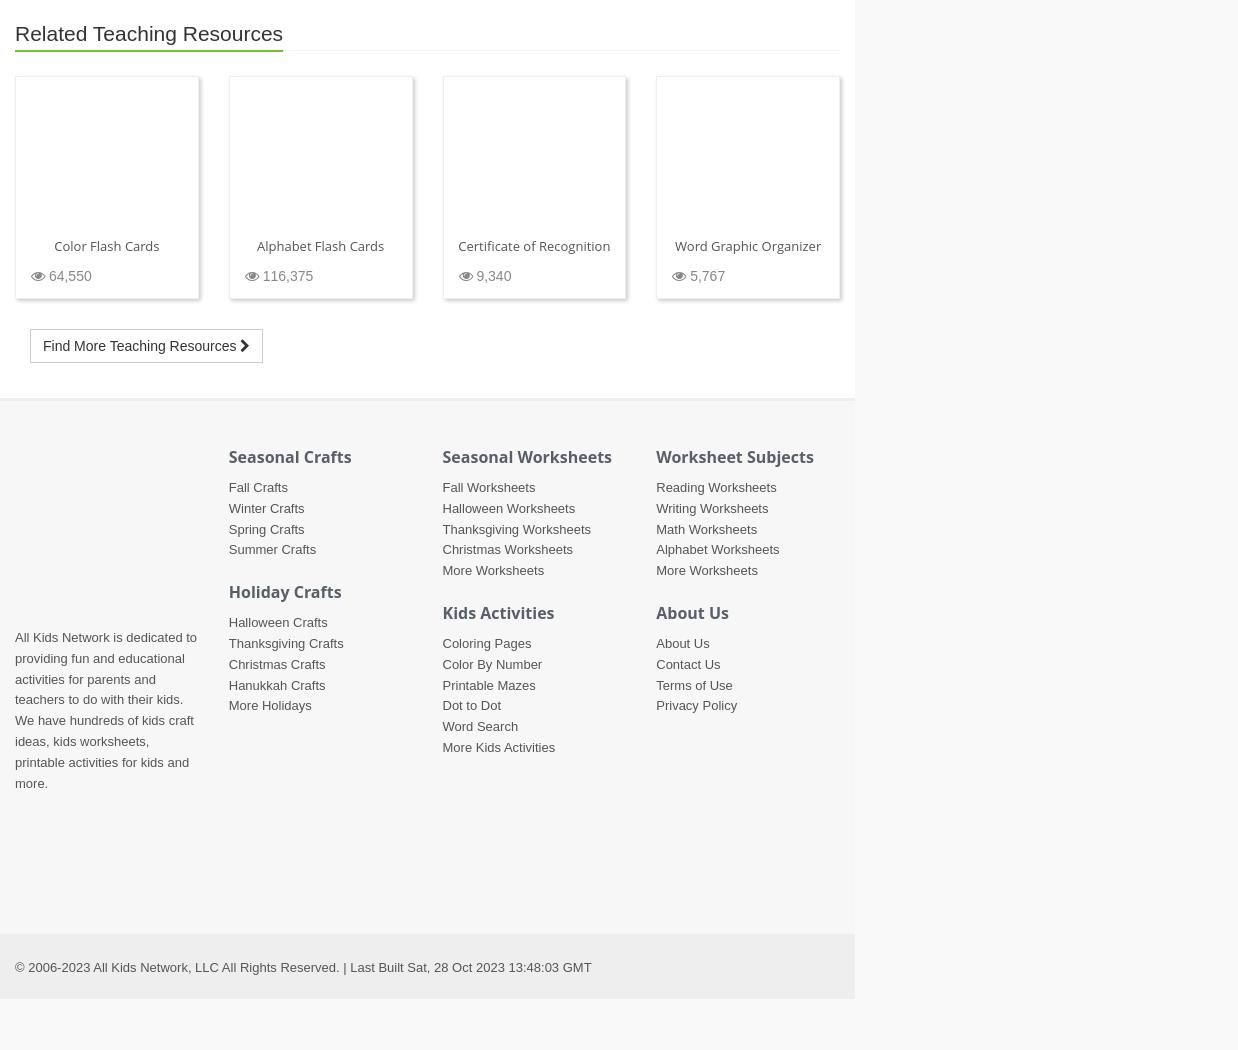 This screenshot has width=1238, height=1050. Describe the element at coordinates (268, 705) in the screenshot. I see `'More Holidays'` at that location.